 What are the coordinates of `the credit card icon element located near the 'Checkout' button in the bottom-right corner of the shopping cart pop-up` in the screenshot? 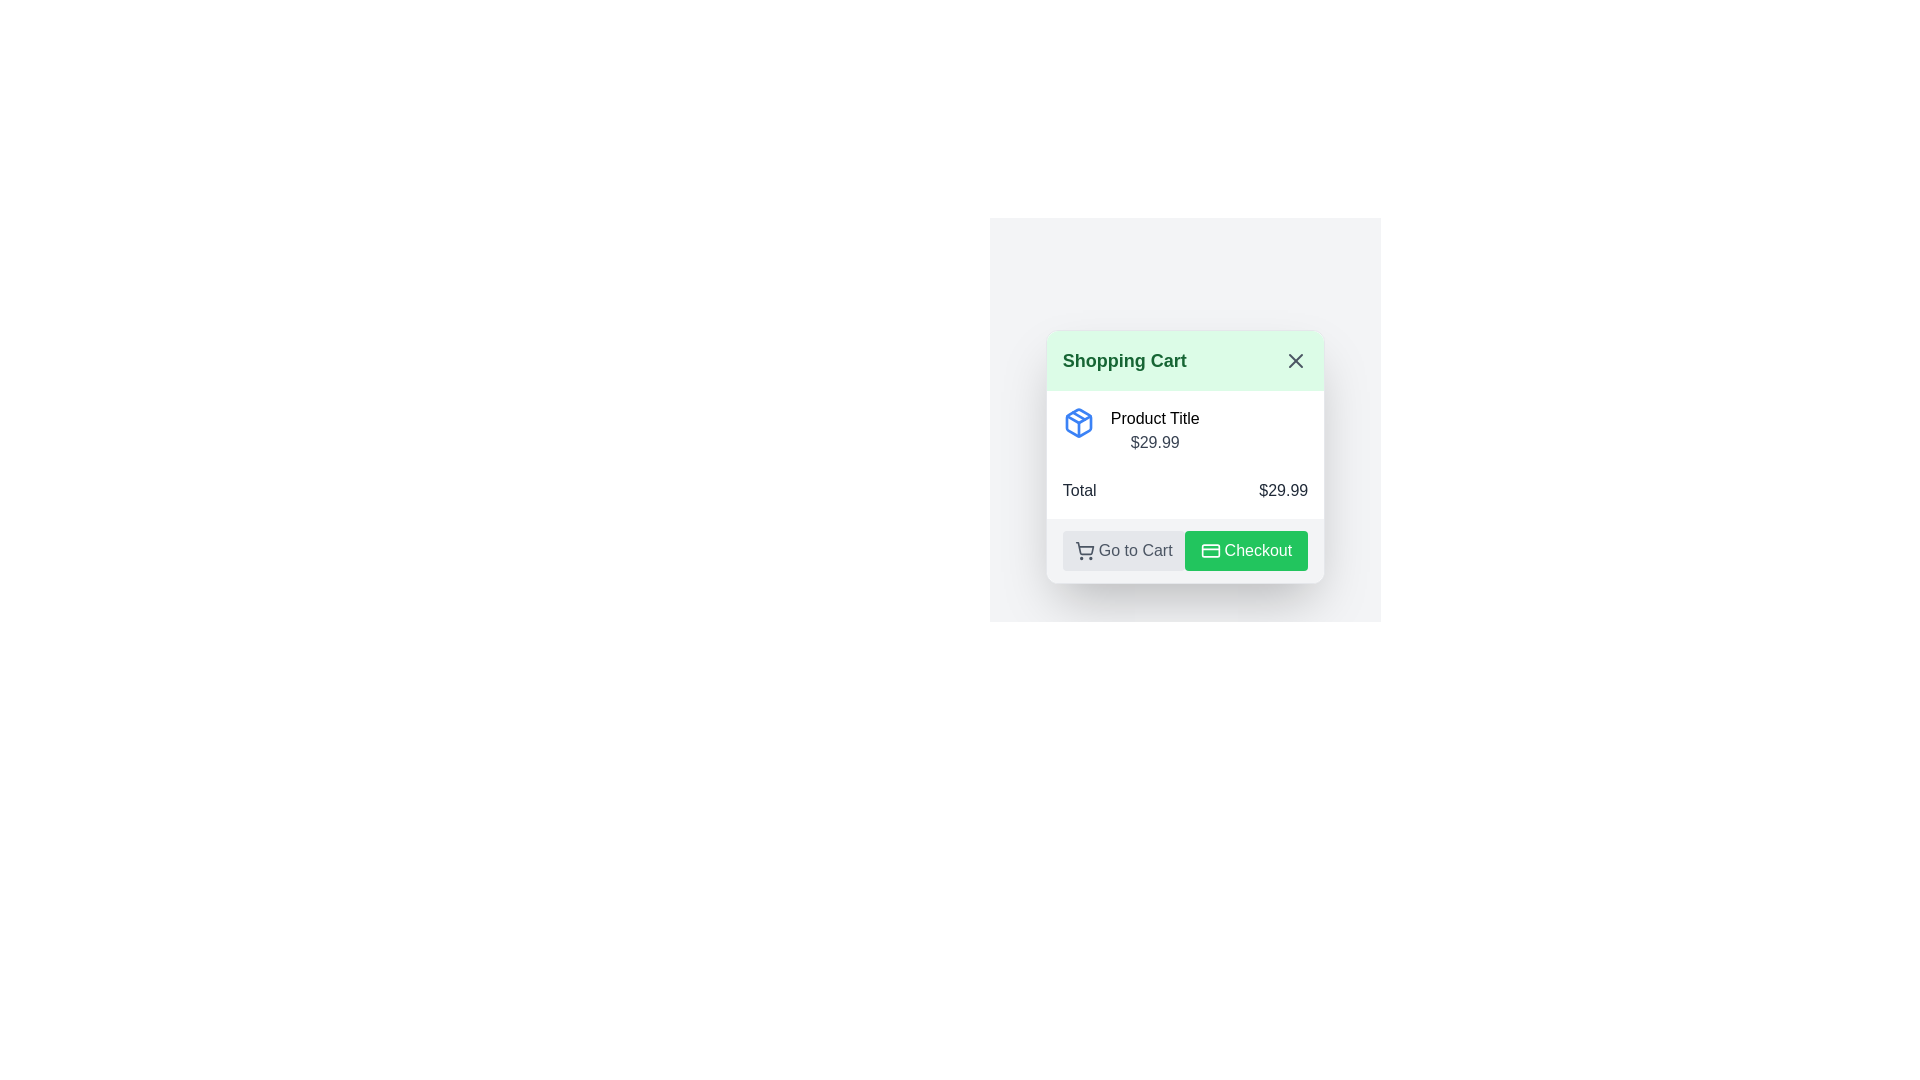 It's located at (1209, 551).